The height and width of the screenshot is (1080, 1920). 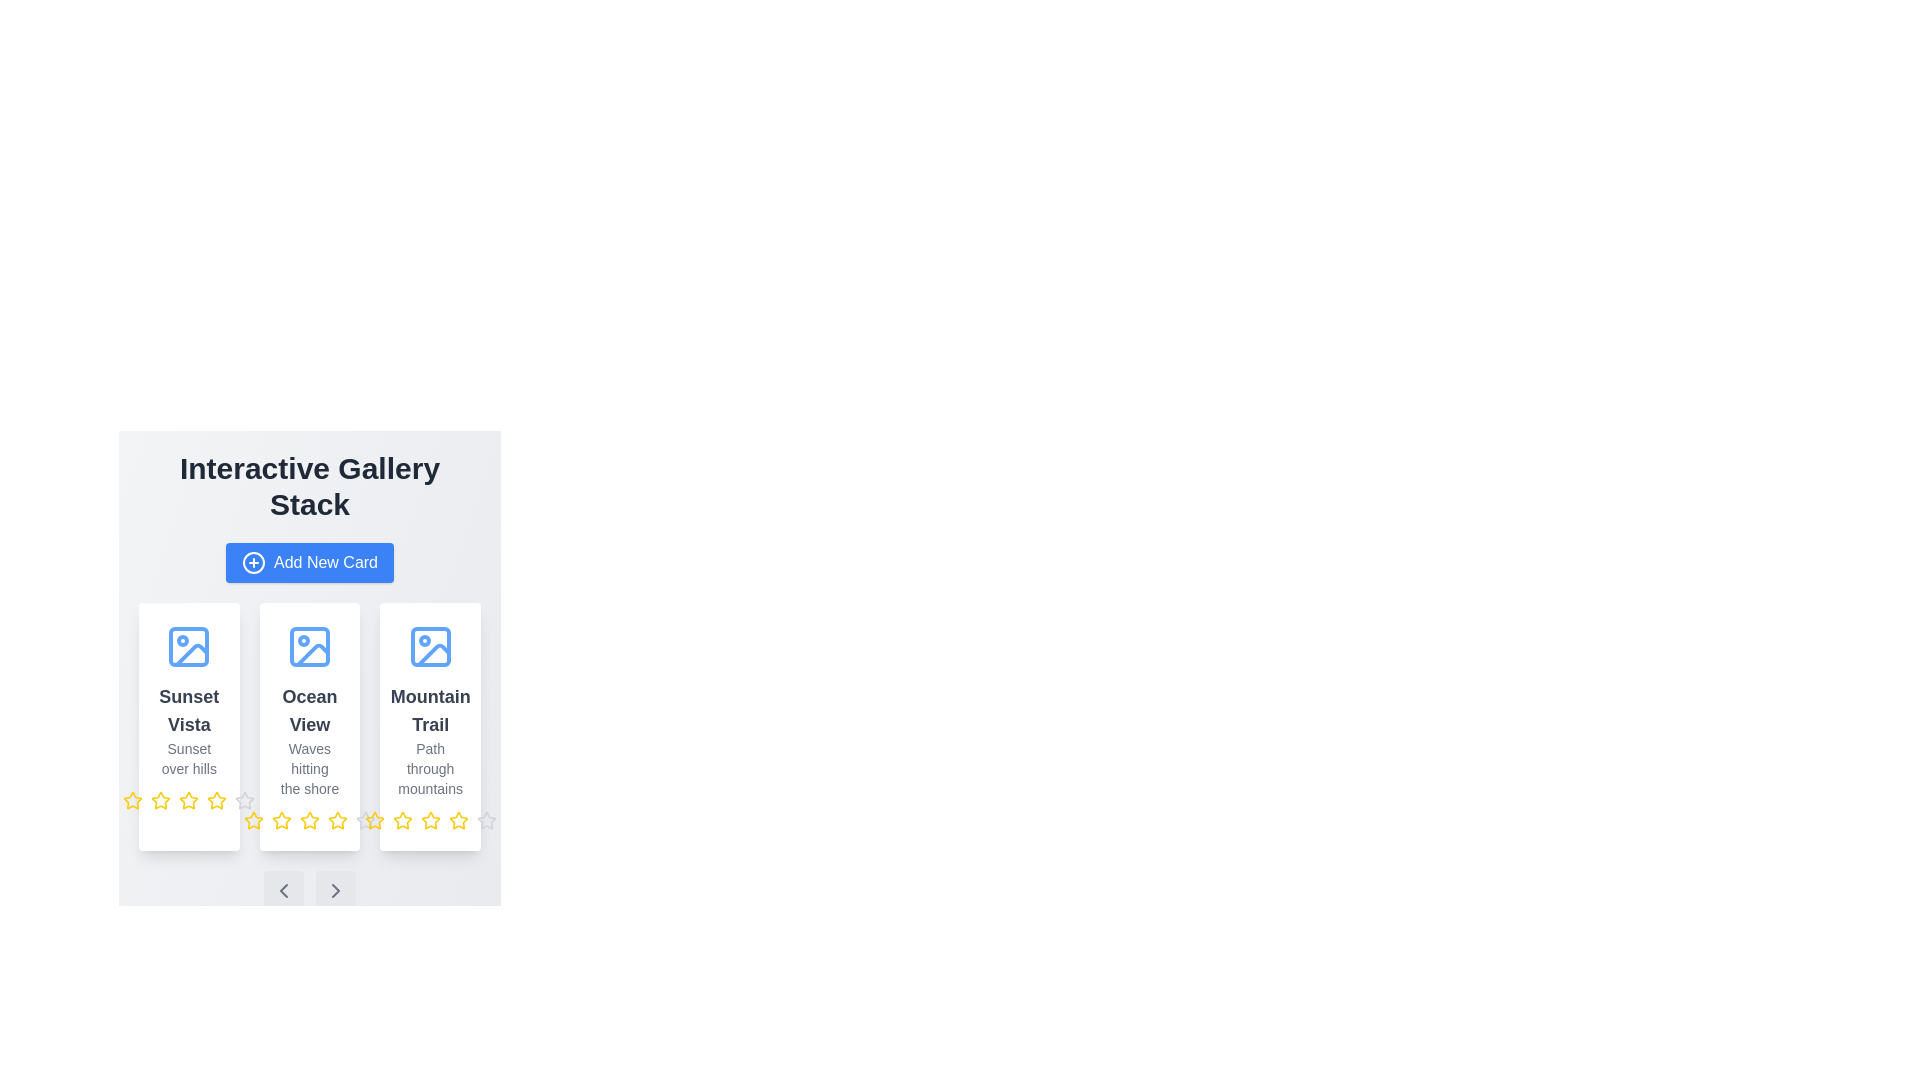 What do you see at coordinates (161, 799) in the screenshot?
I see `the first star-shaped rating icon in the rating bar beneath the 'Sunset Vista' card in the interactive gallery section to rate it` at bounding box center [161, 799].